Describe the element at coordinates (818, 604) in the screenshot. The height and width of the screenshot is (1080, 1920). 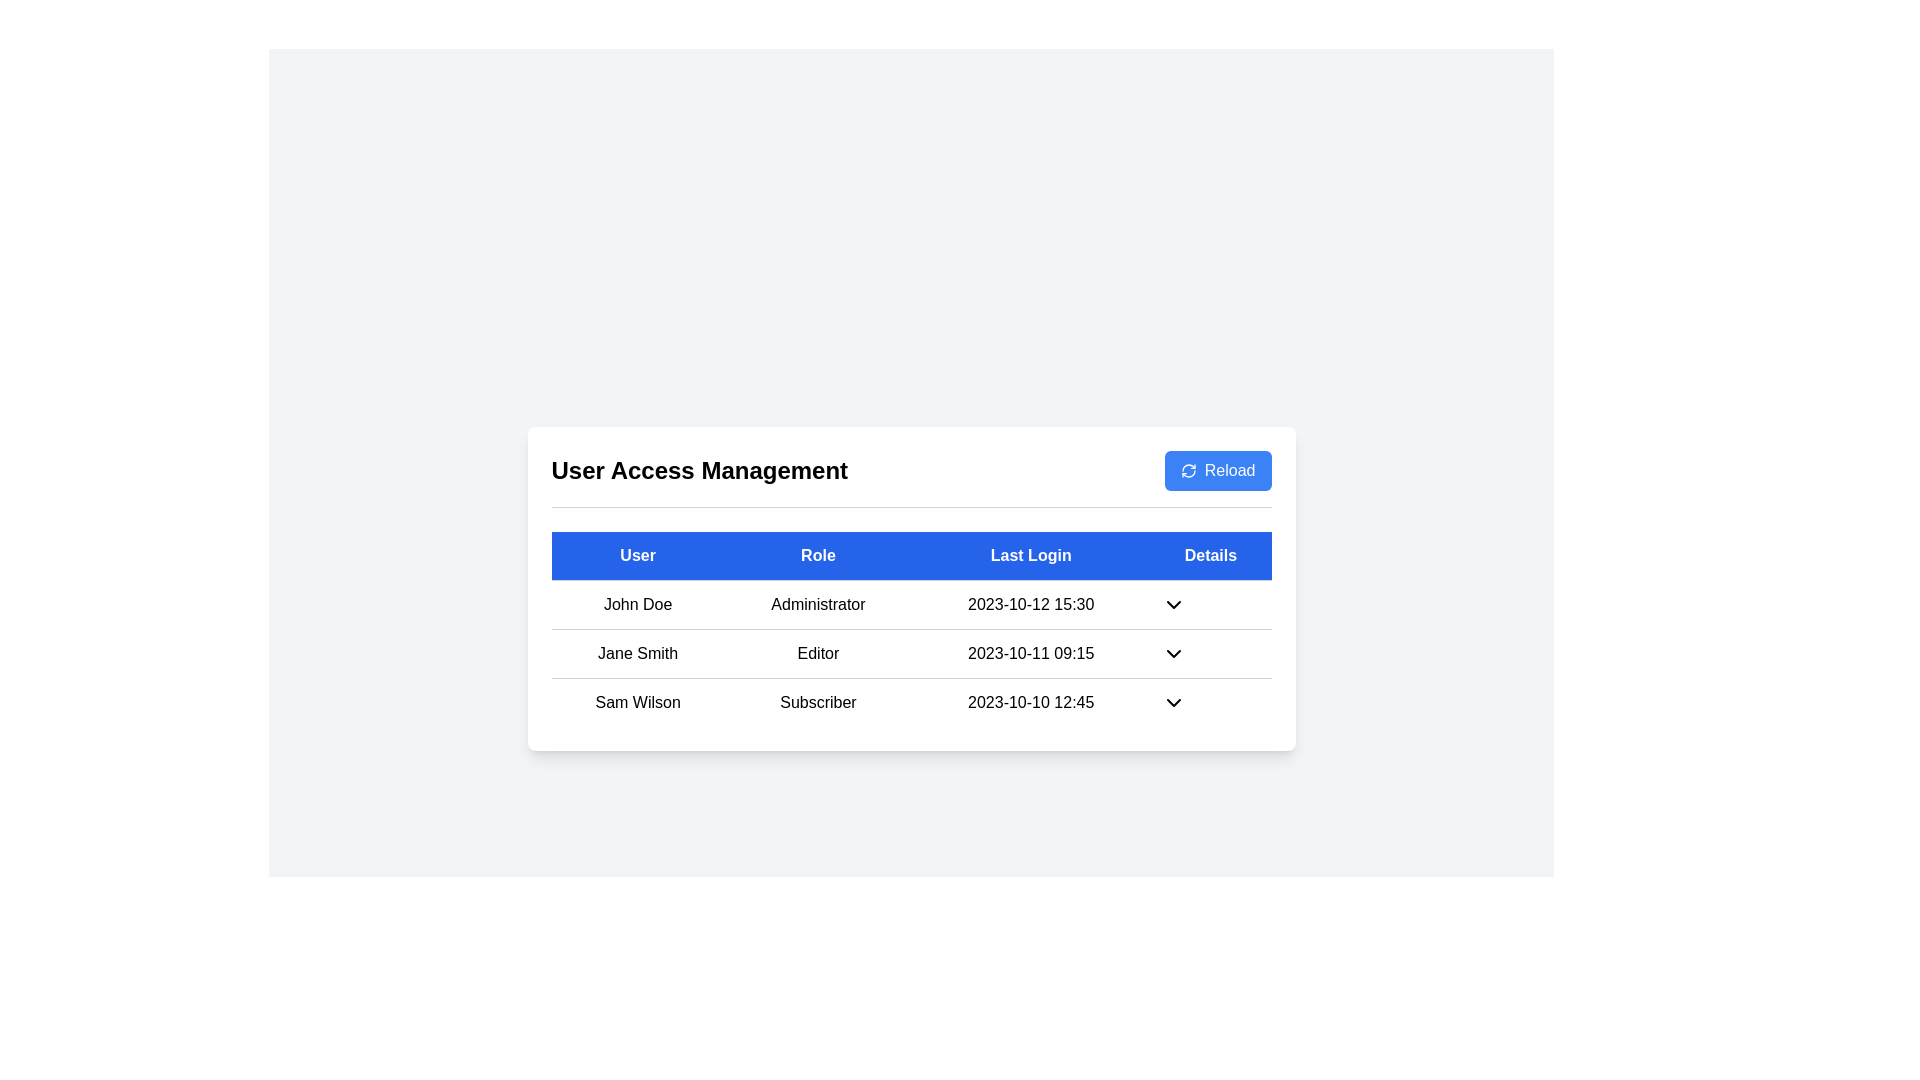
I see `text 'Administrator' located in the second cell of the row corresponding to 'John Doe' in the 'Role' column of the User Access Management table` at that location.